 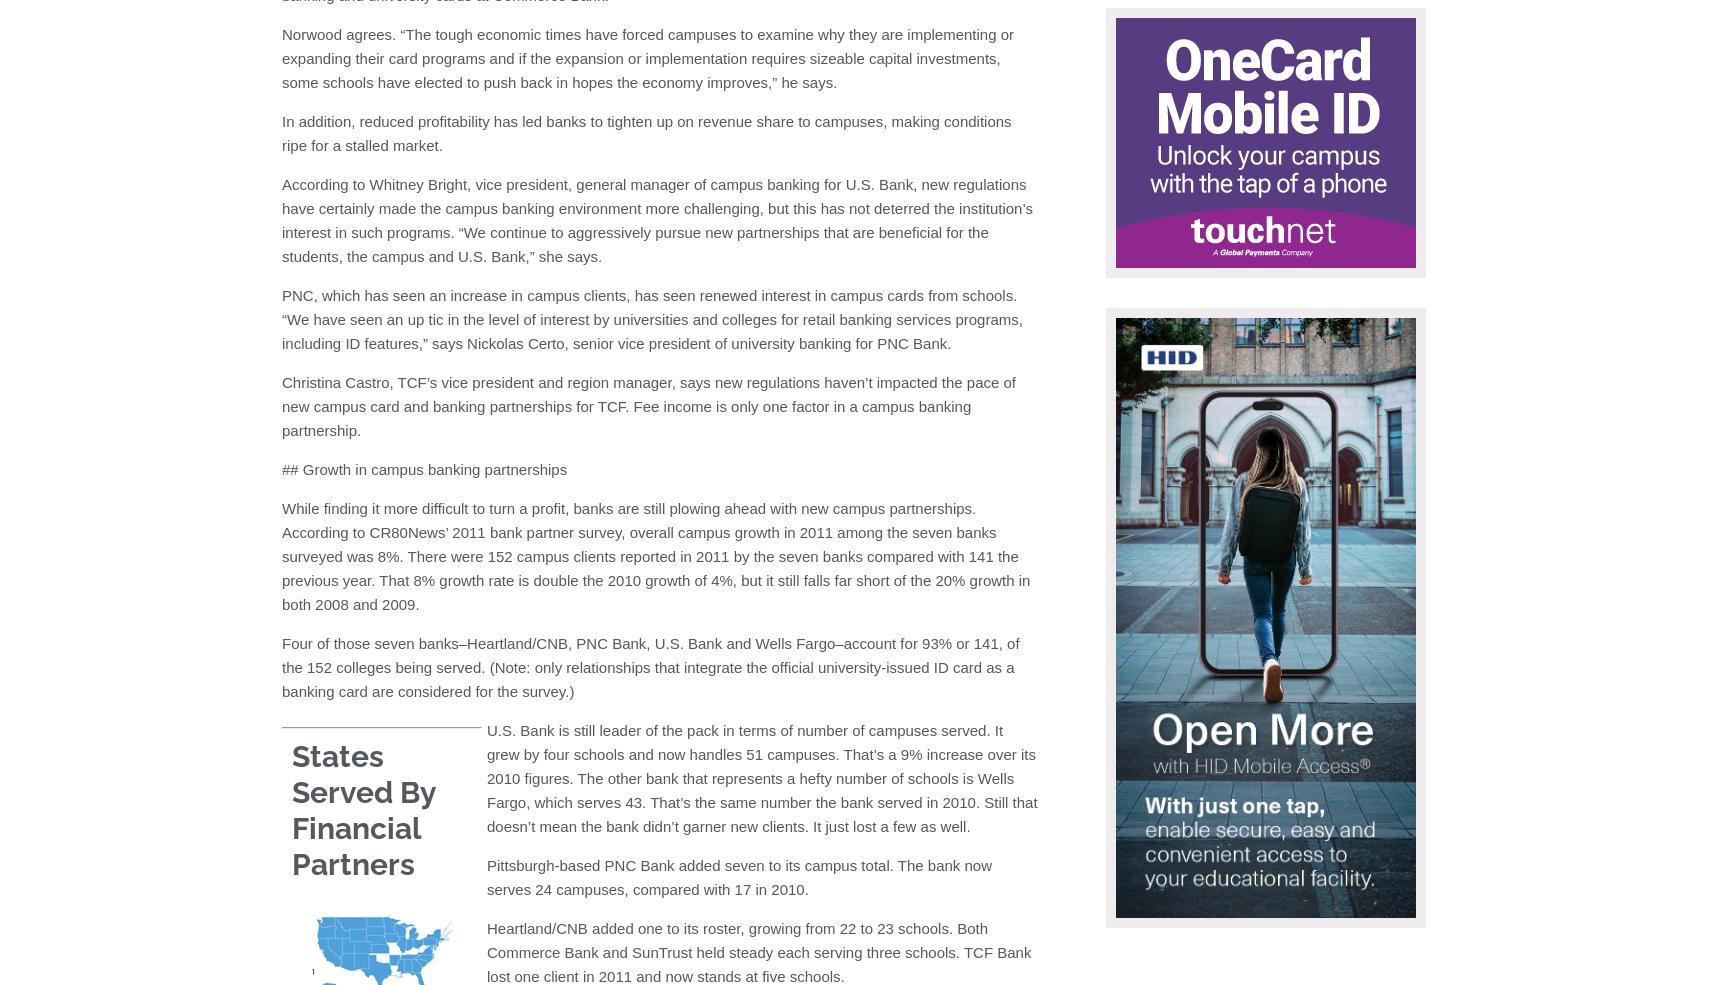 What do you see at coordinates (362, 808) in the screenshot?
I see `'States Served By Financial Partners'` at bounding box center [362, 808].